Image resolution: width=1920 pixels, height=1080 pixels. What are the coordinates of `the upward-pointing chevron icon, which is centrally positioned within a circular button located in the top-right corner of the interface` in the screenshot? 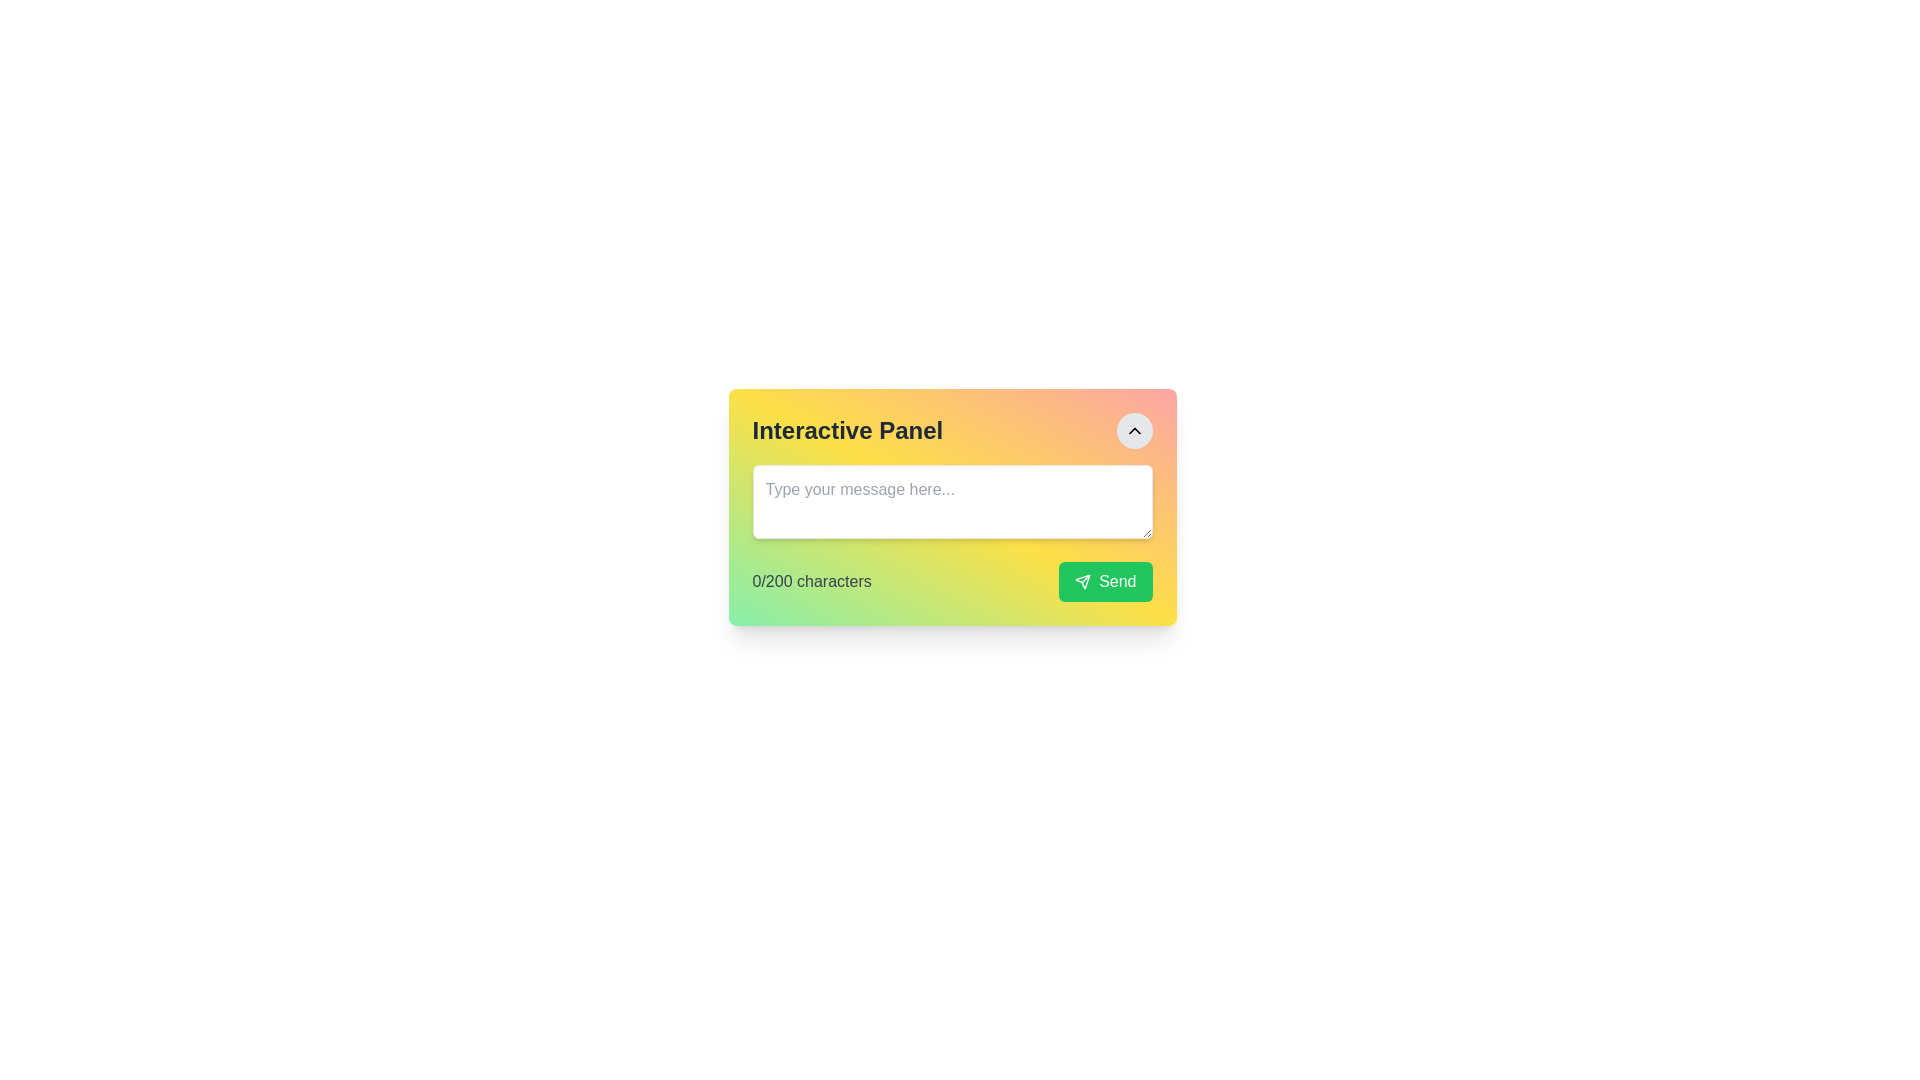 It's located at (1134, 430).